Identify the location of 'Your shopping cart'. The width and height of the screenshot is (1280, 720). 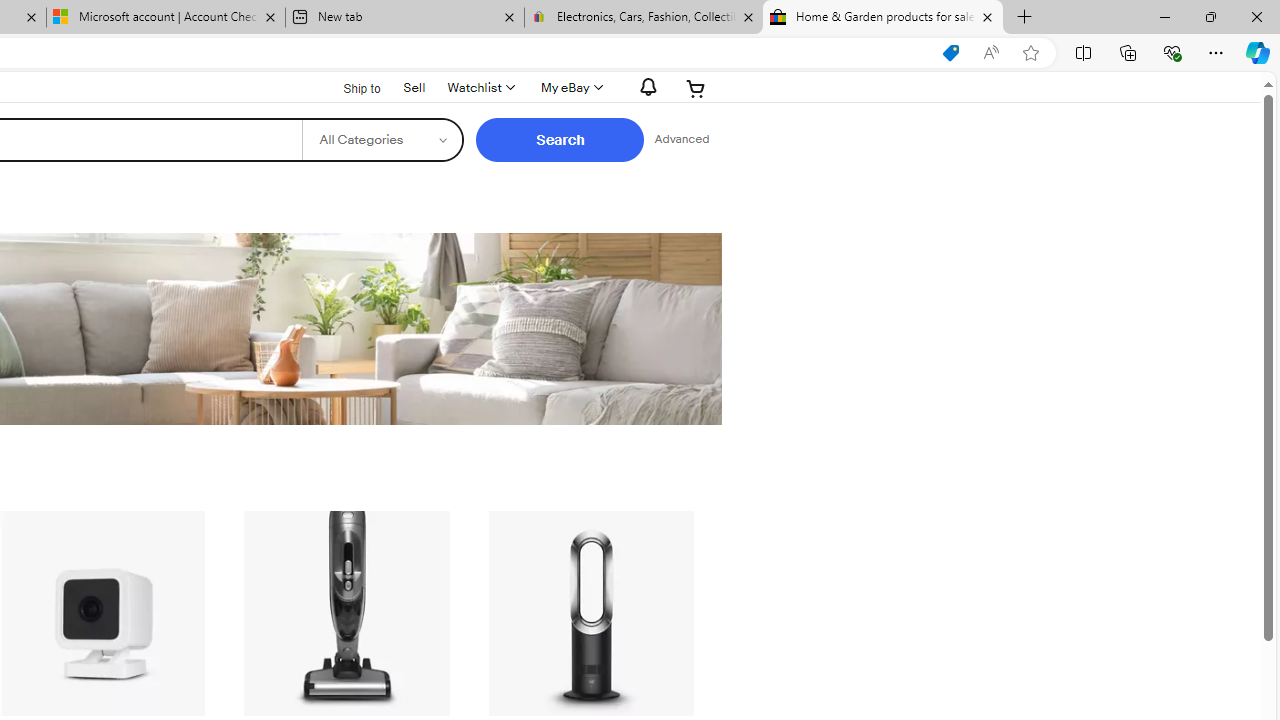
(696, 87).